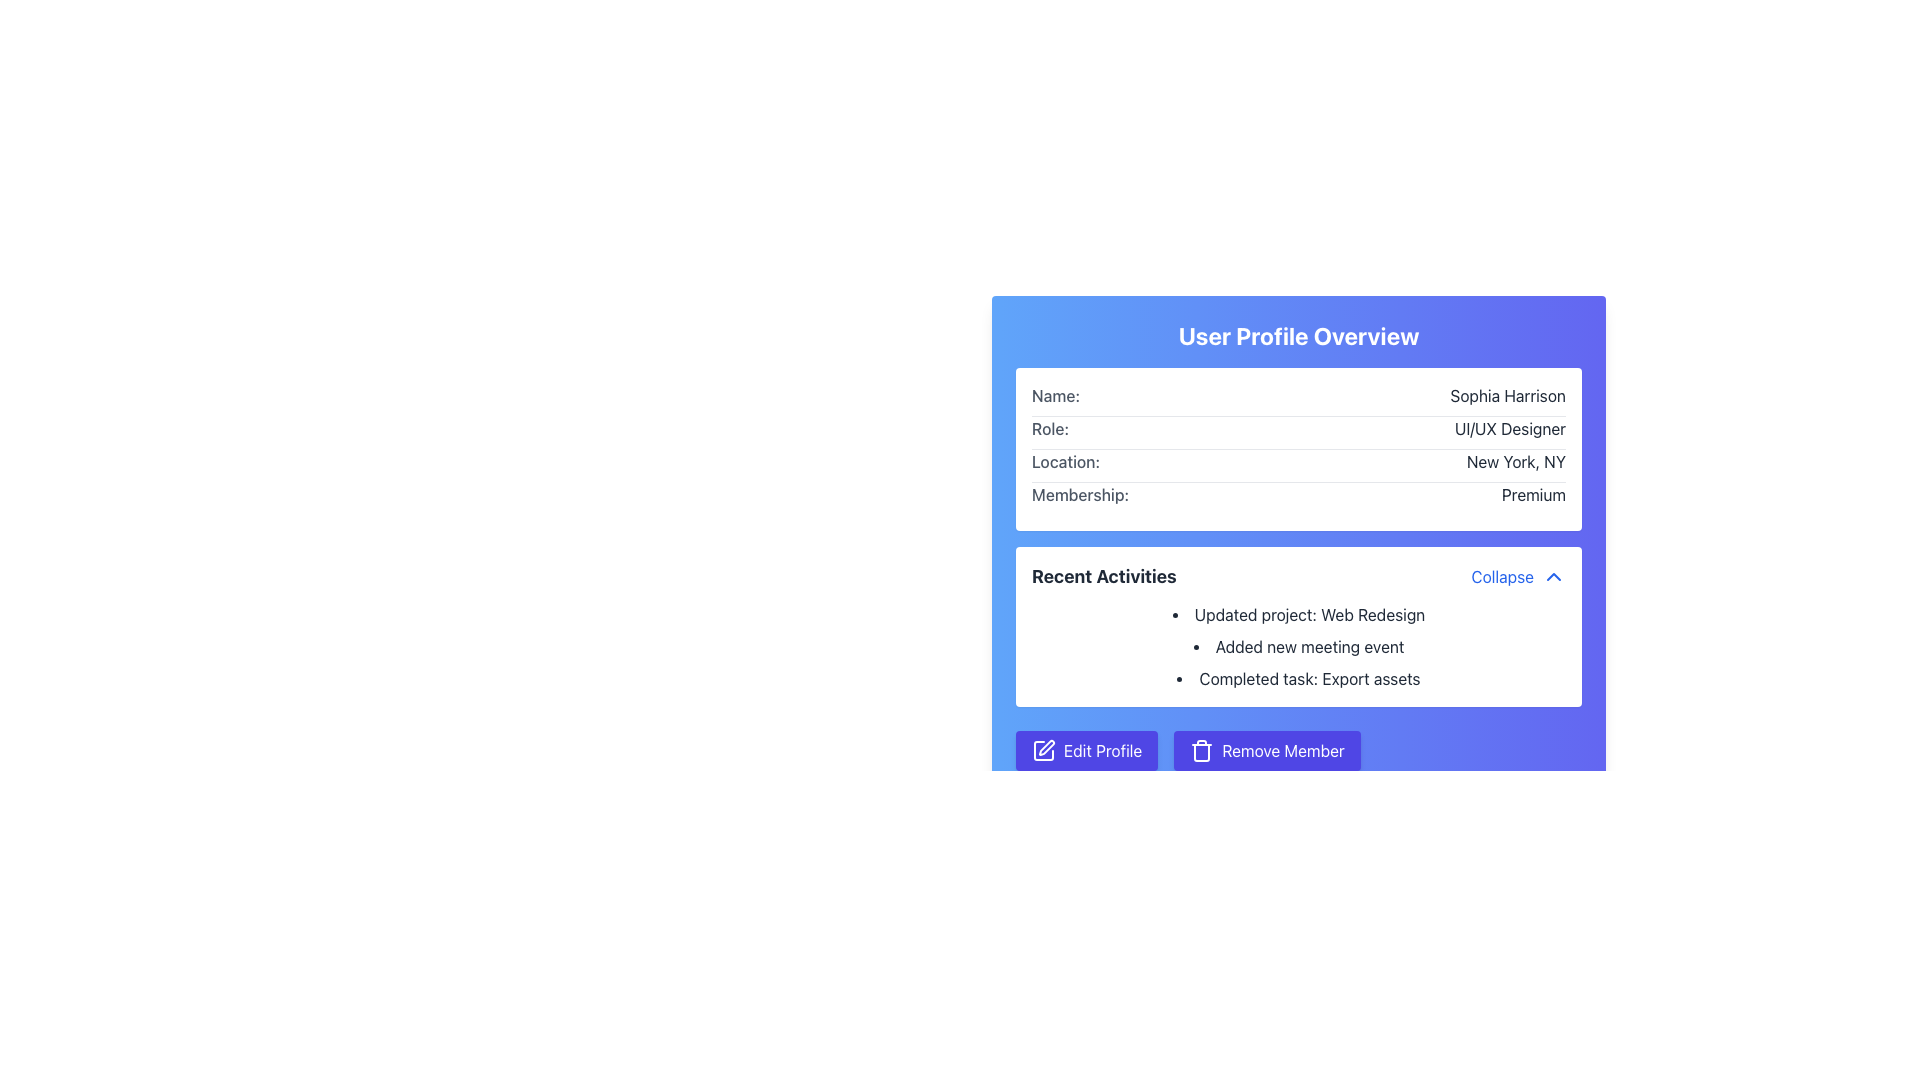 This screenshot has width=1920, height=1080. I want to click on the text label that displays 'Membership:' styled in medium-sized gray font, located in a detail table and aligned with 'Name:' and 'Role:', positioned immediately to the left of 'Premium', so click(1079, 494).